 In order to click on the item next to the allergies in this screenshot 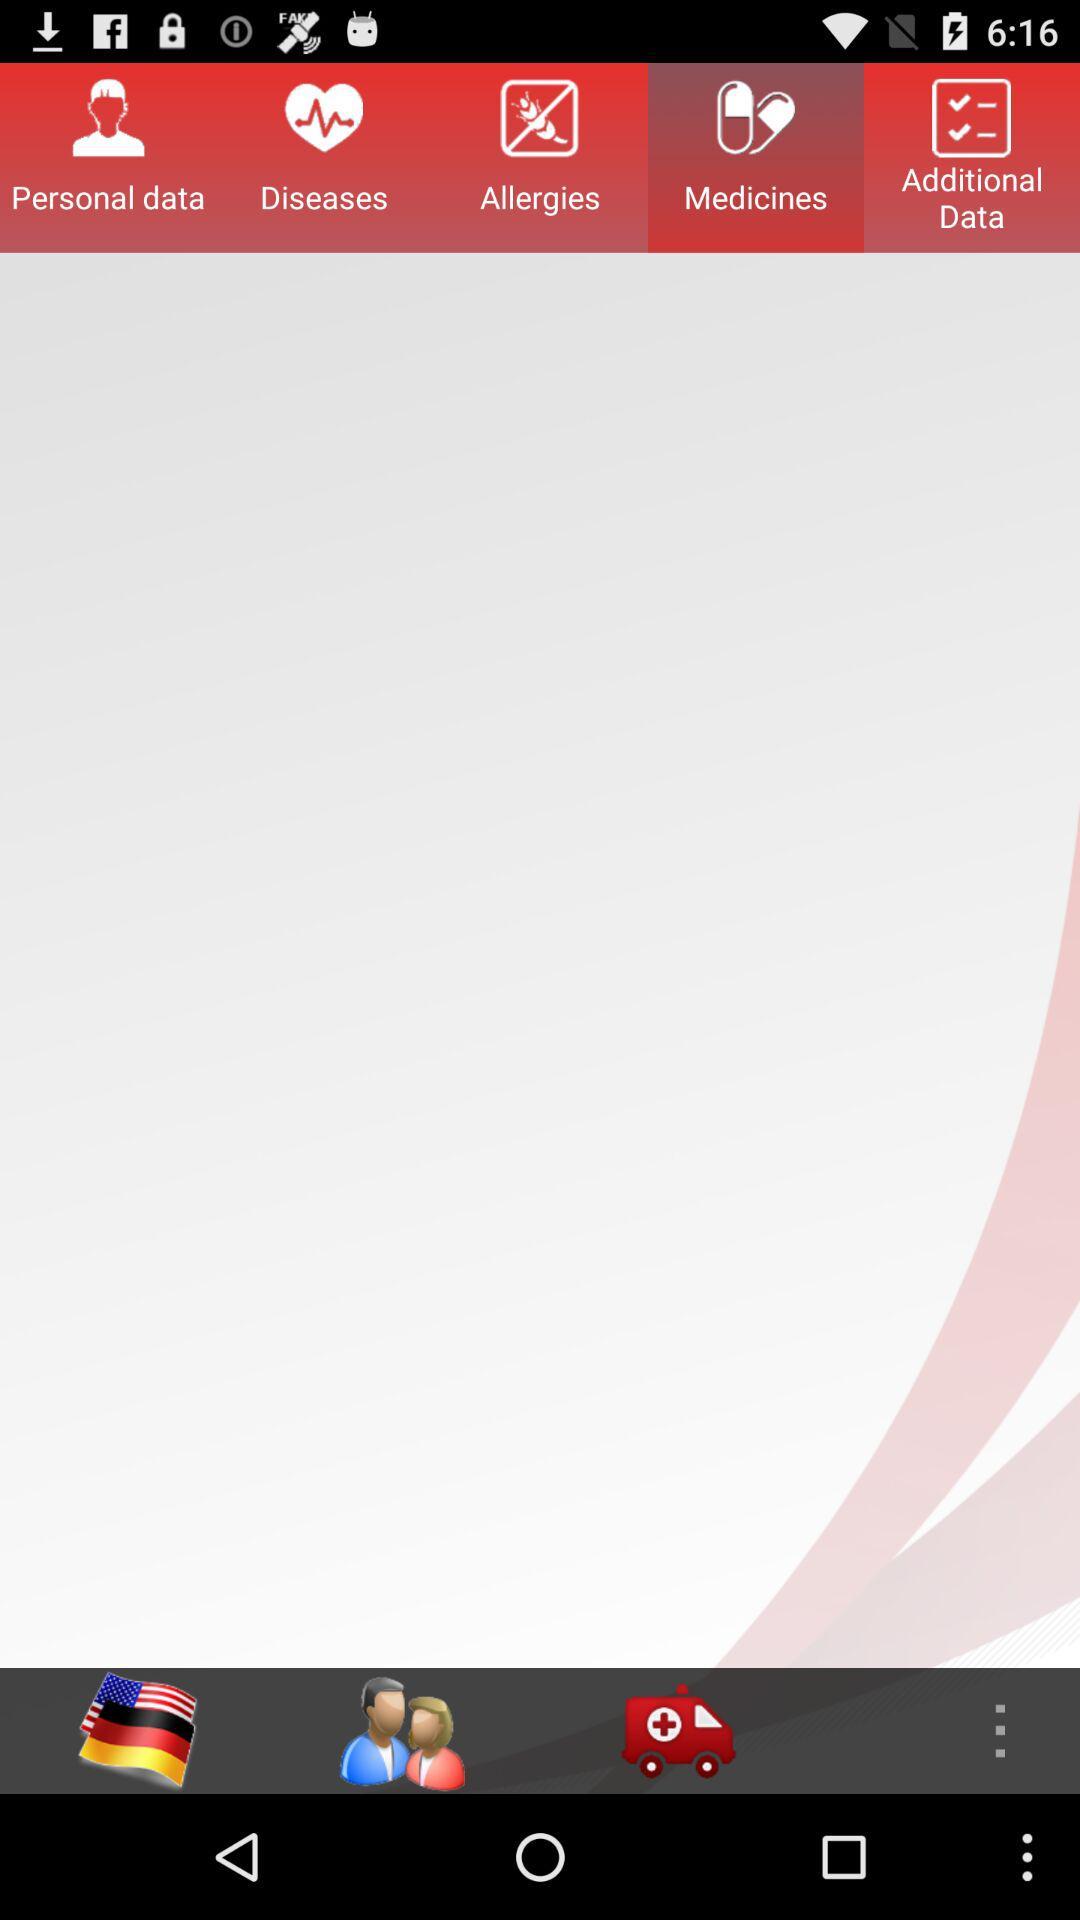, I will do `click(756, 156)`.